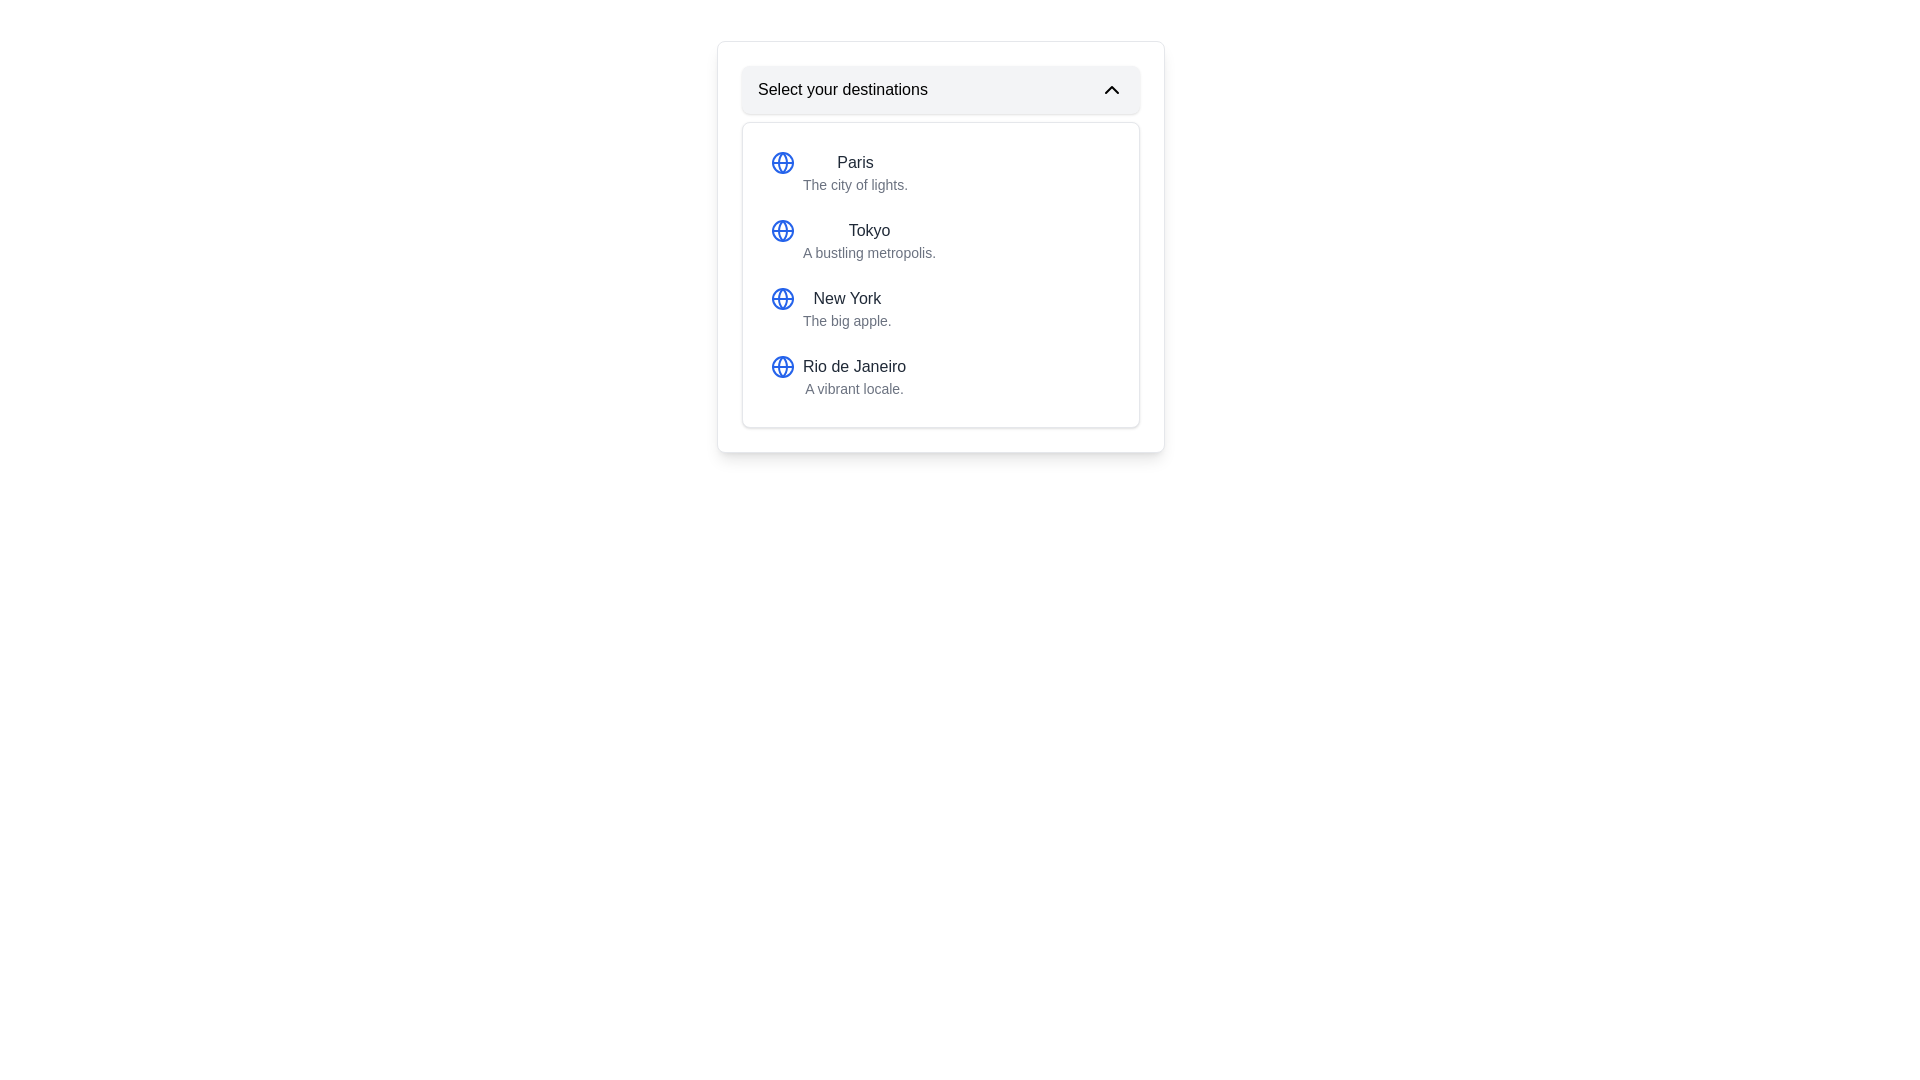  I want to click on the list item with the title 'Paris' and subtitle 'The city of lights.' which is positioned at the top of the destination list under 'Select your destinations.', so click(839, 172).